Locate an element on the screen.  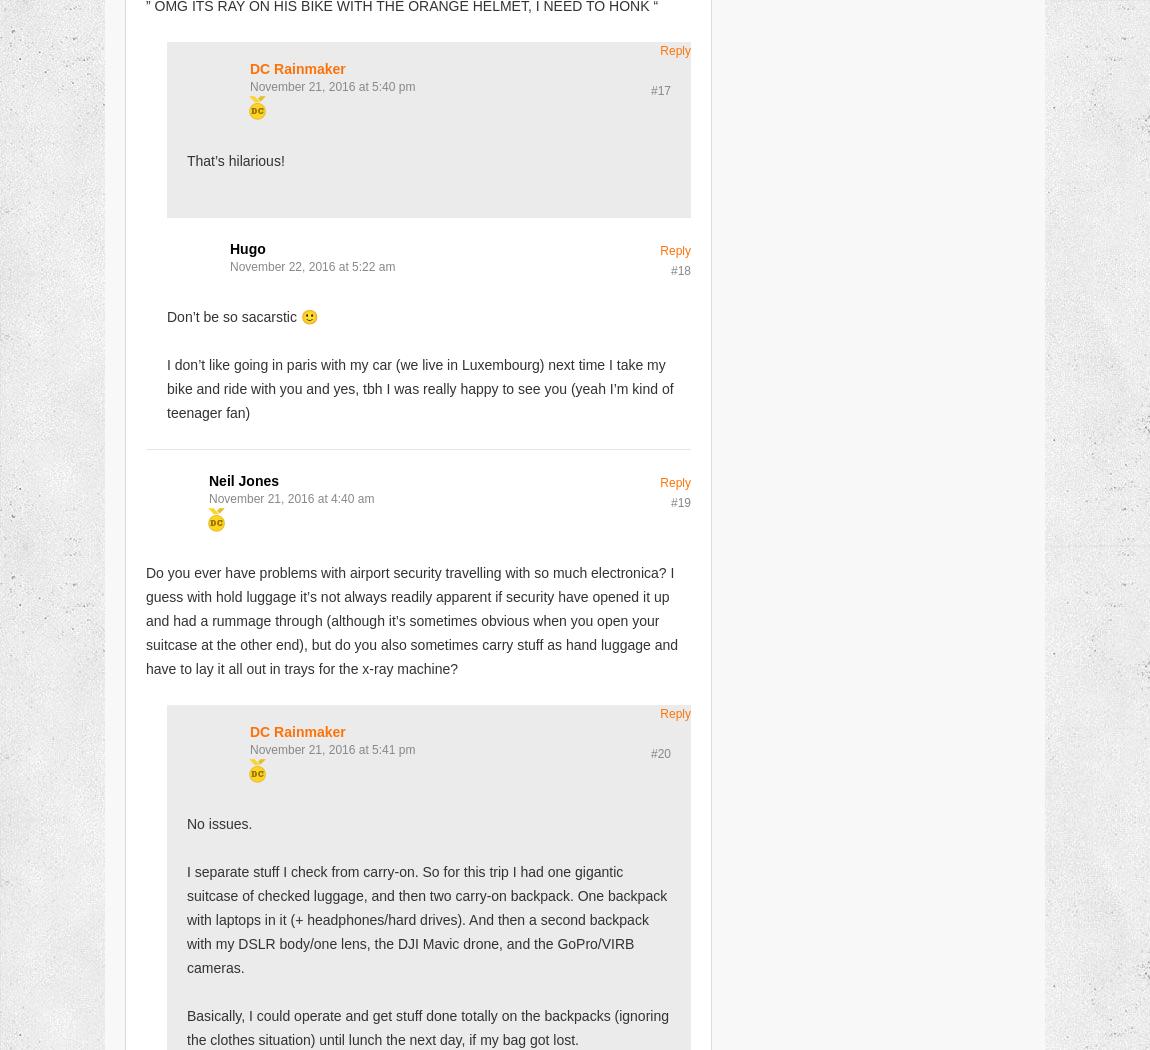
'Basically, I could operate and get stuff done totally on the backpacks (ignoring the clothes situation) until lunch the next day, if my bag got lost.' is located at coordinates (428, 1026).